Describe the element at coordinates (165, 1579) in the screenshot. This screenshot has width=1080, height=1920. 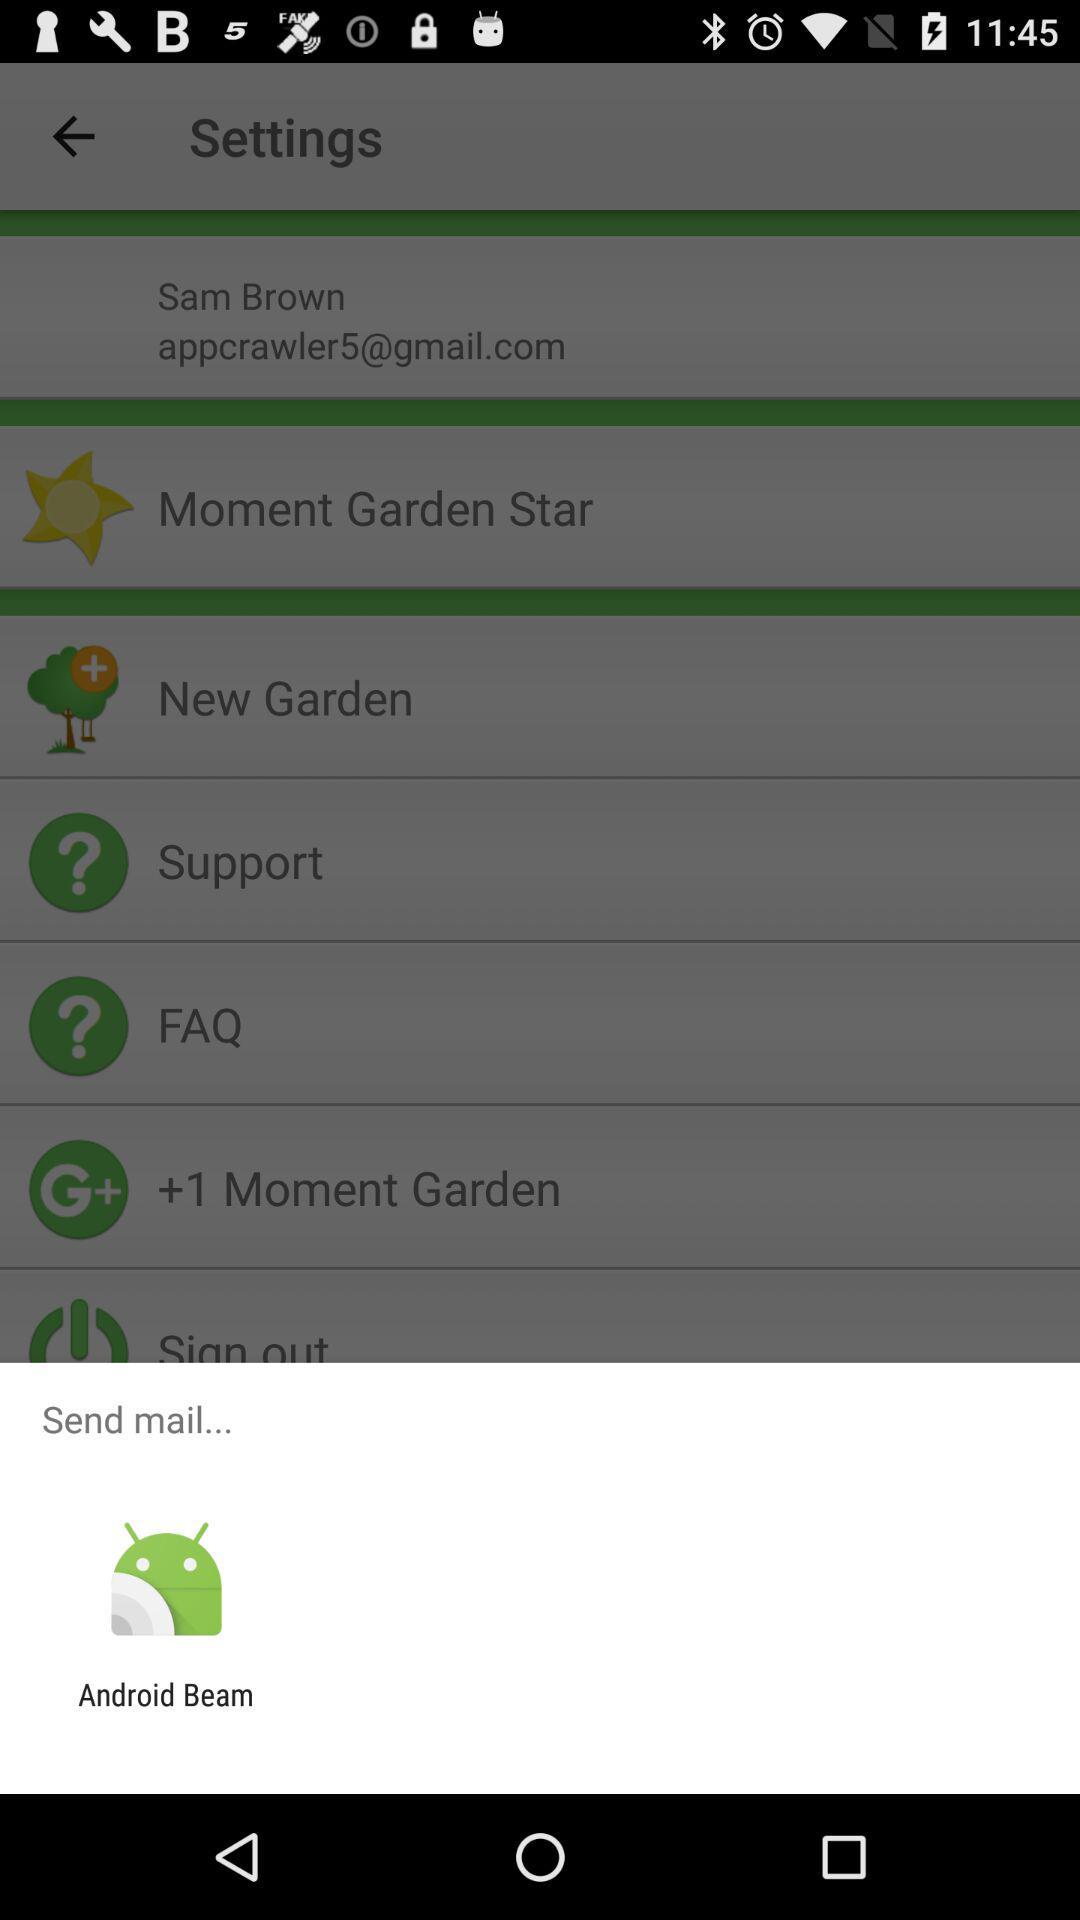
I see `the icon above android beam item` at that location.